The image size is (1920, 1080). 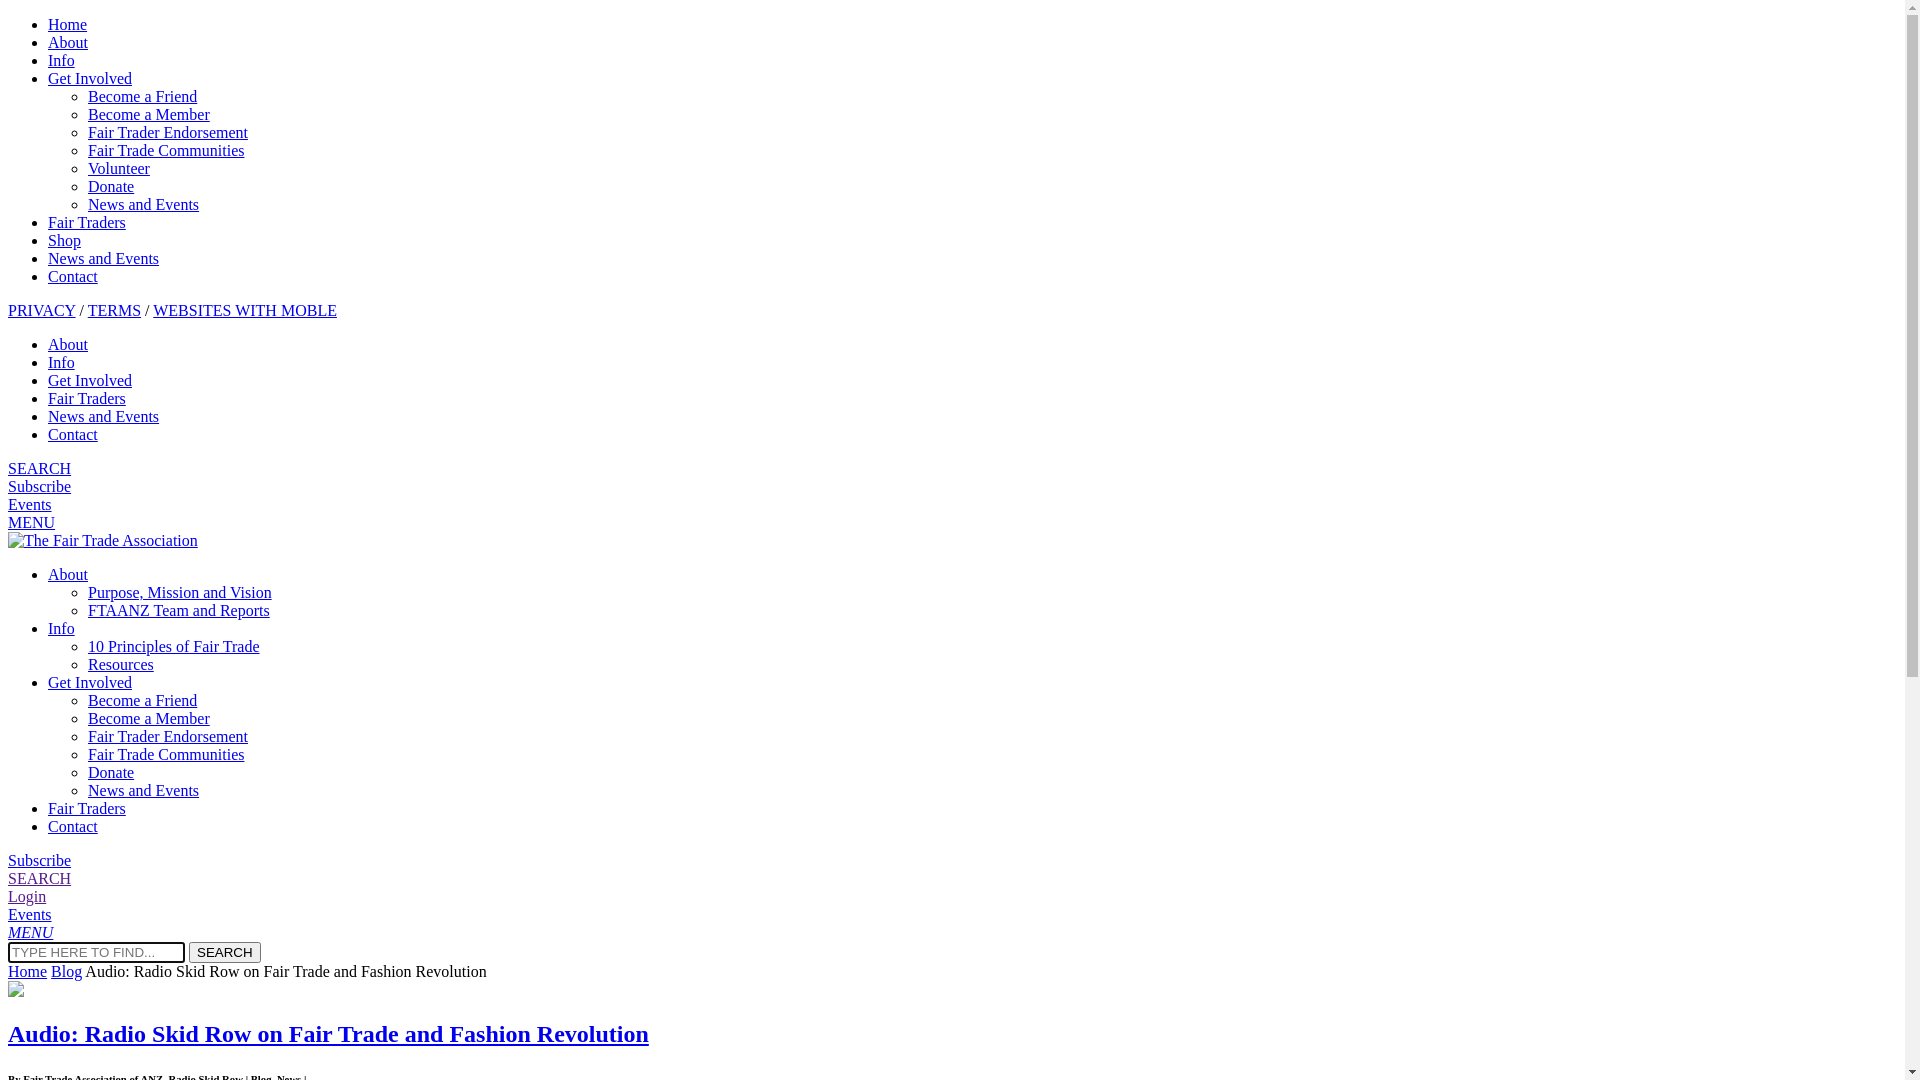 I want to click on 'Become a Member', so click(x=147, y=717).